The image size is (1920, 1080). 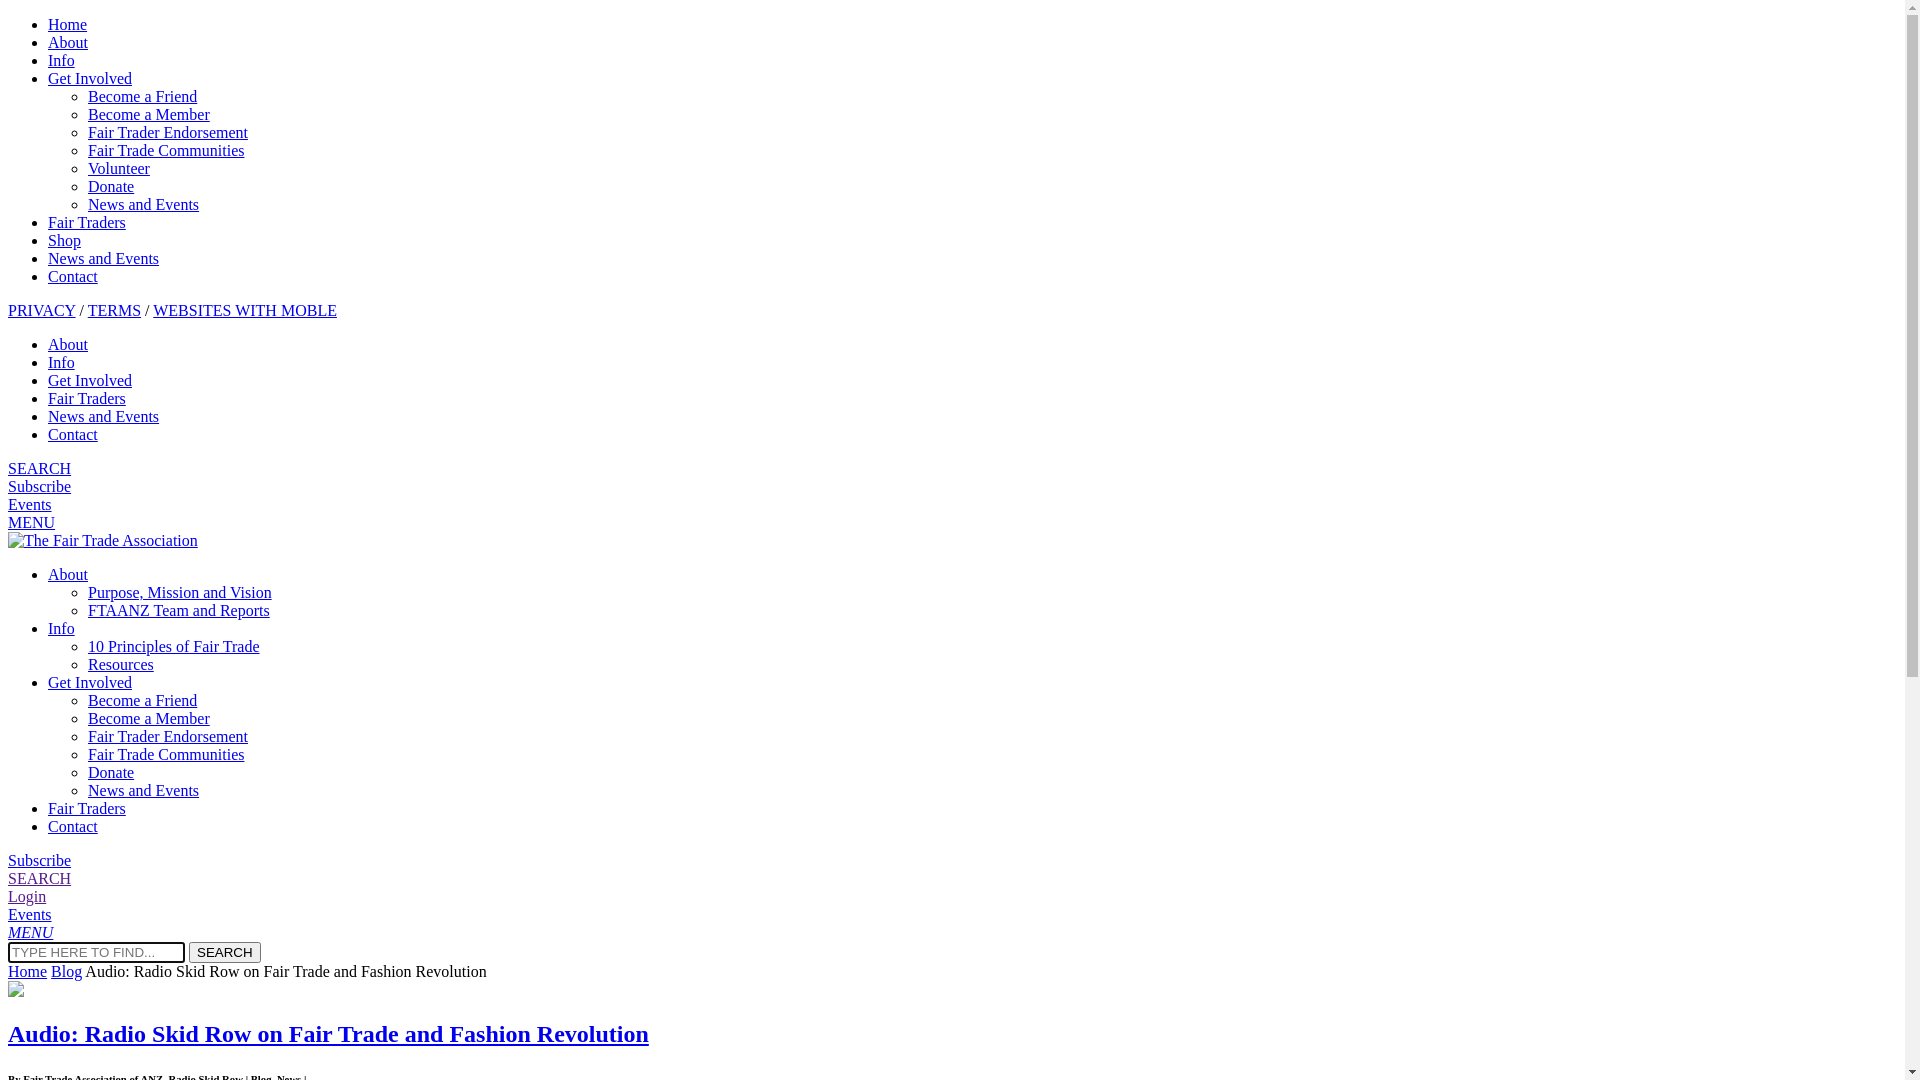 I want to click on 'Become a Member', so click(x=147, y=717).